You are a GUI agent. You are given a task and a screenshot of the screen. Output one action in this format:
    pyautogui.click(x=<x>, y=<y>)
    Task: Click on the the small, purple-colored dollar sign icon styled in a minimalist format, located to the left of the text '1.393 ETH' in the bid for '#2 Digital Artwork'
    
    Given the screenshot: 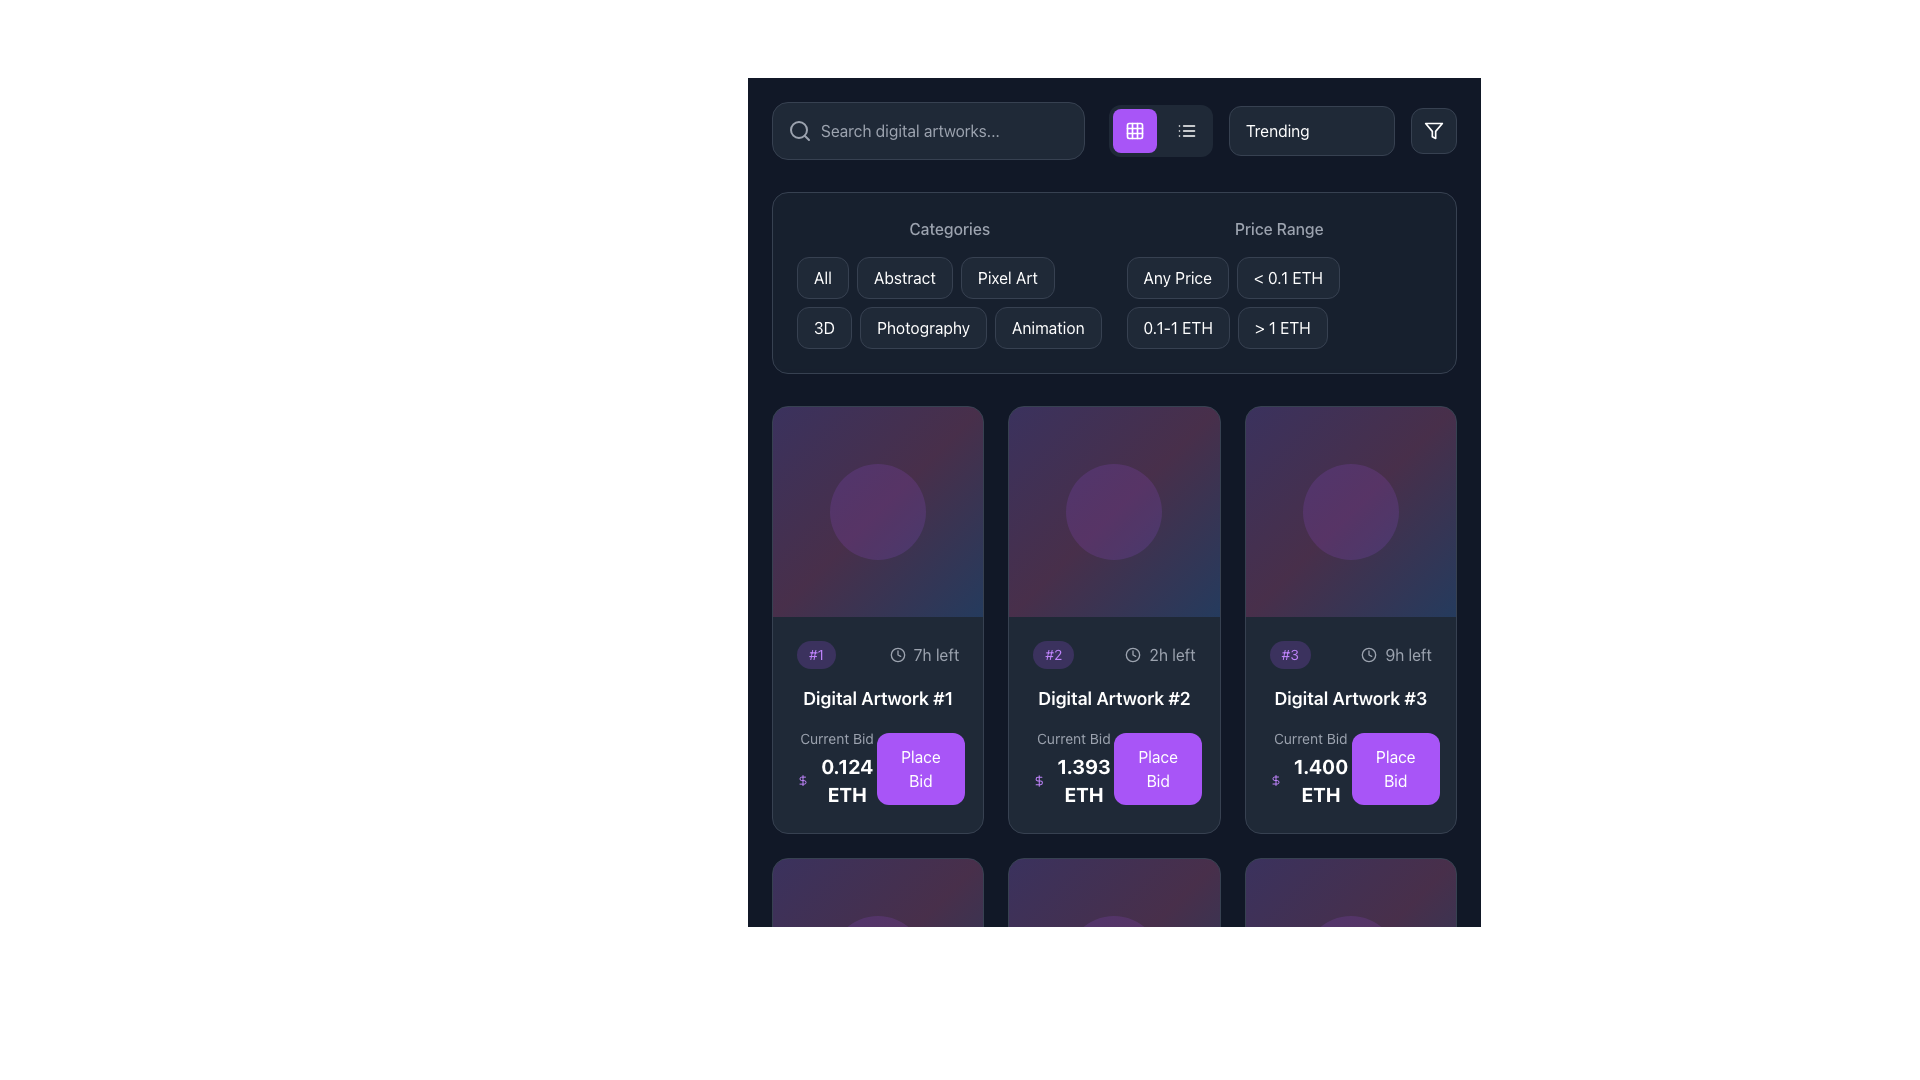 What is the action you would take?
    pyautogui.click(x=1039, y=780)
    